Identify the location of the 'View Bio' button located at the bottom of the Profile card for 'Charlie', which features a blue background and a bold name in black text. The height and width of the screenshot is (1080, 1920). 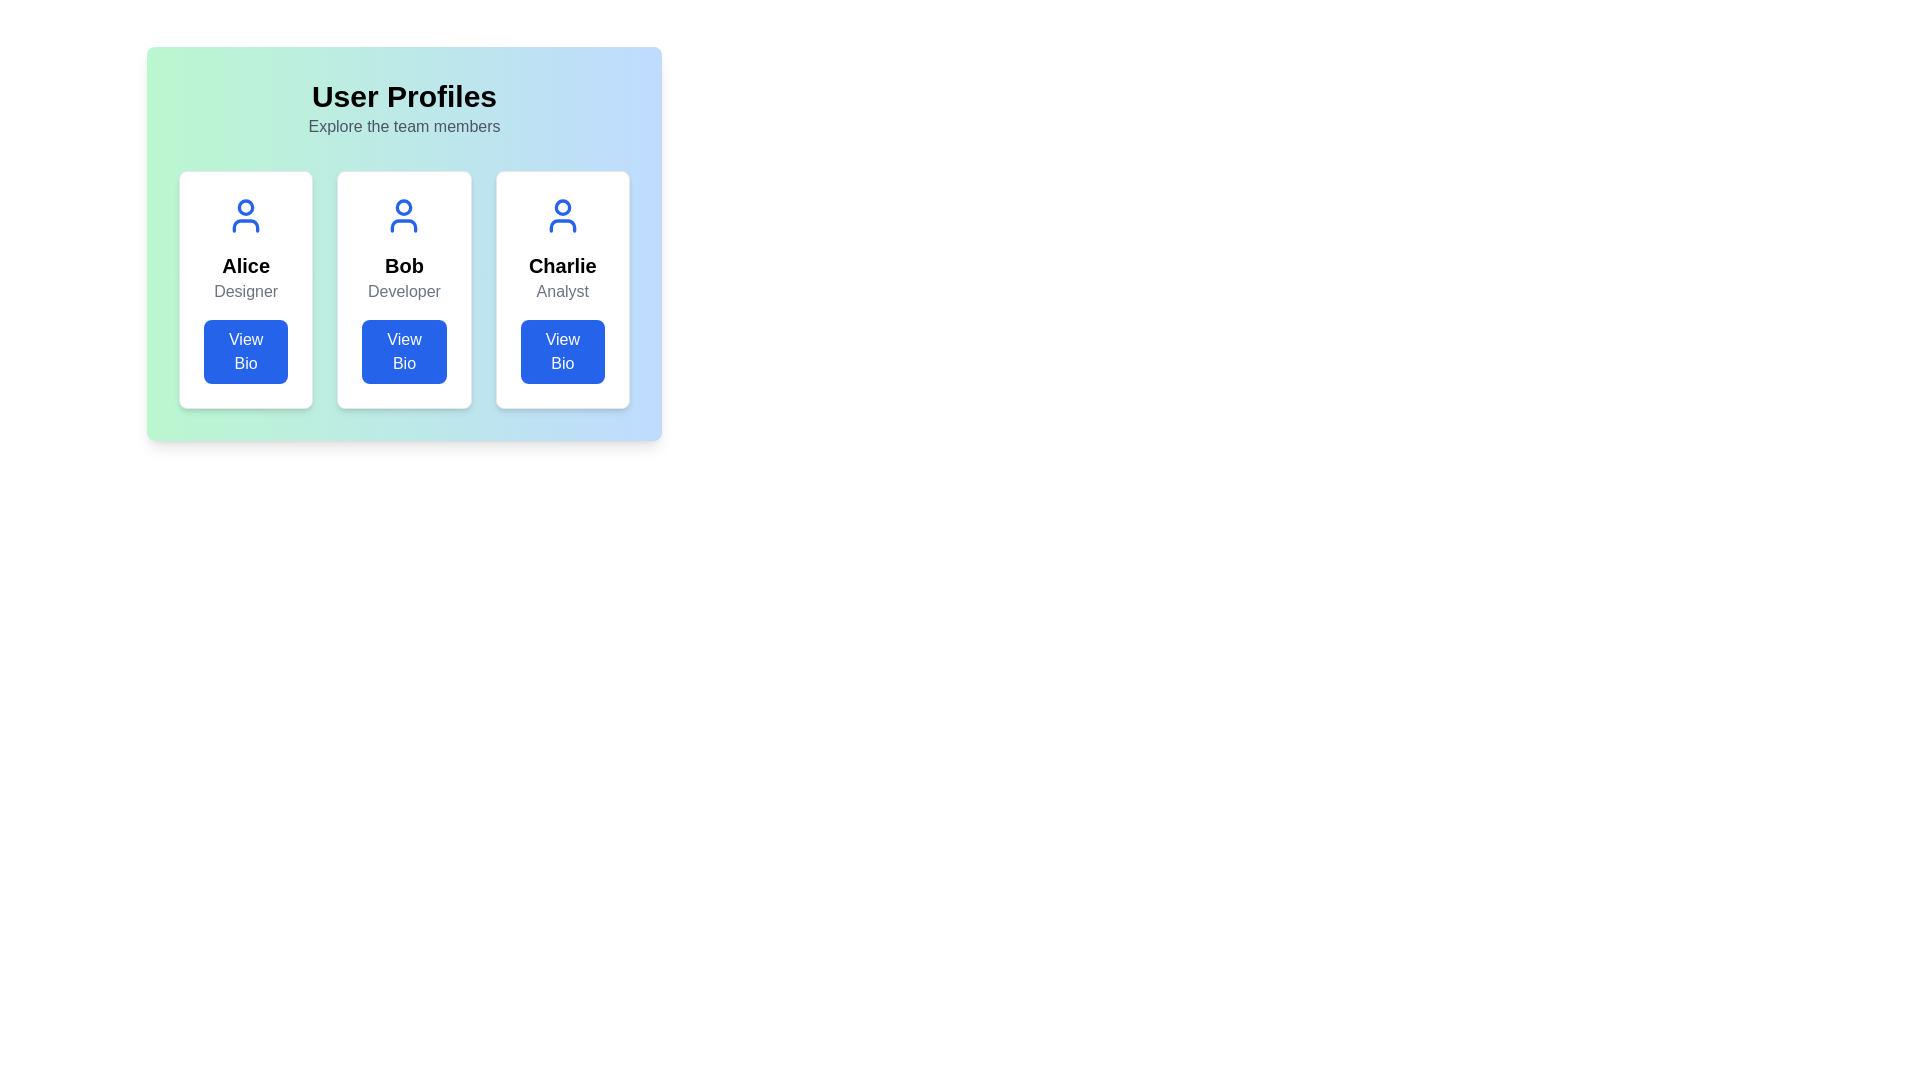
(561, 289).